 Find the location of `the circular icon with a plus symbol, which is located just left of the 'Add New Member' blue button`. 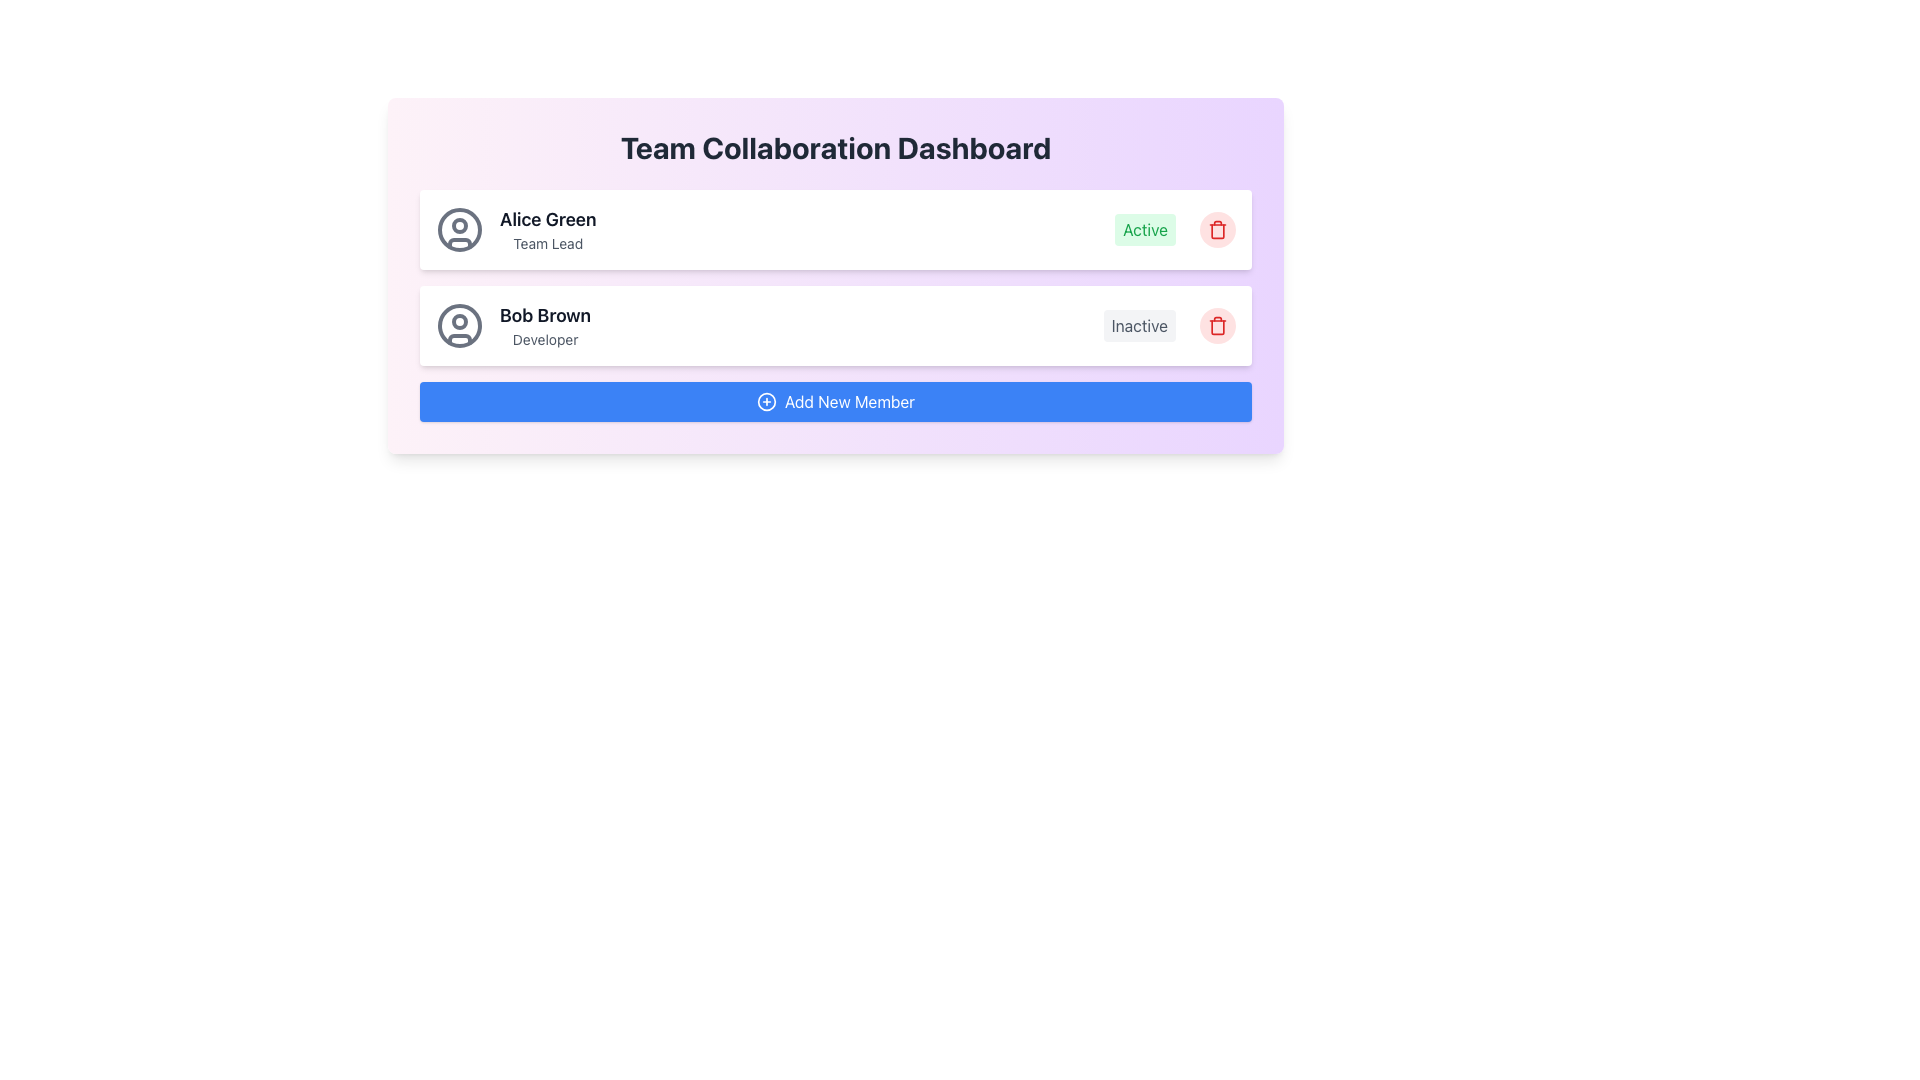

the circular icon with a plus symbol, which is located just left of the 'Add New Member' blue button is located at coordinates (765, 401).